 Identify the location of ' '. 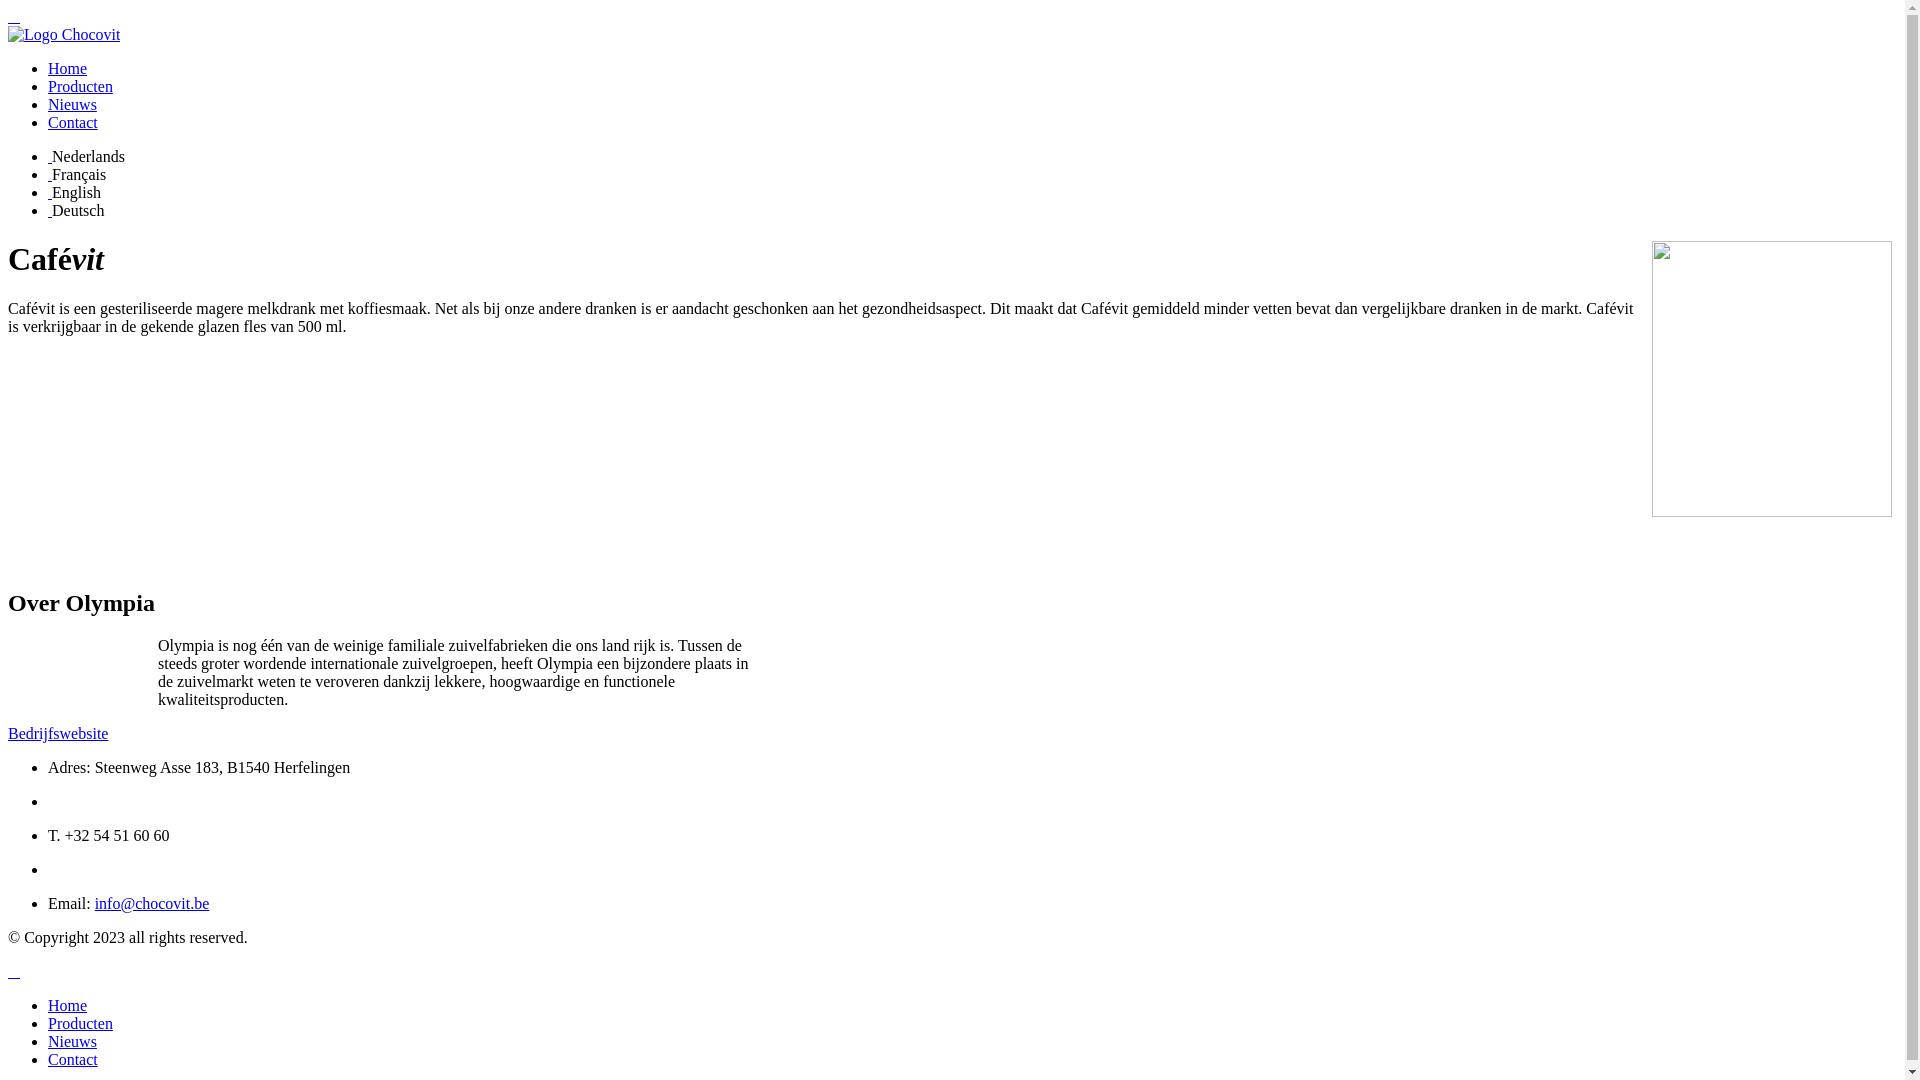
(49, 155).